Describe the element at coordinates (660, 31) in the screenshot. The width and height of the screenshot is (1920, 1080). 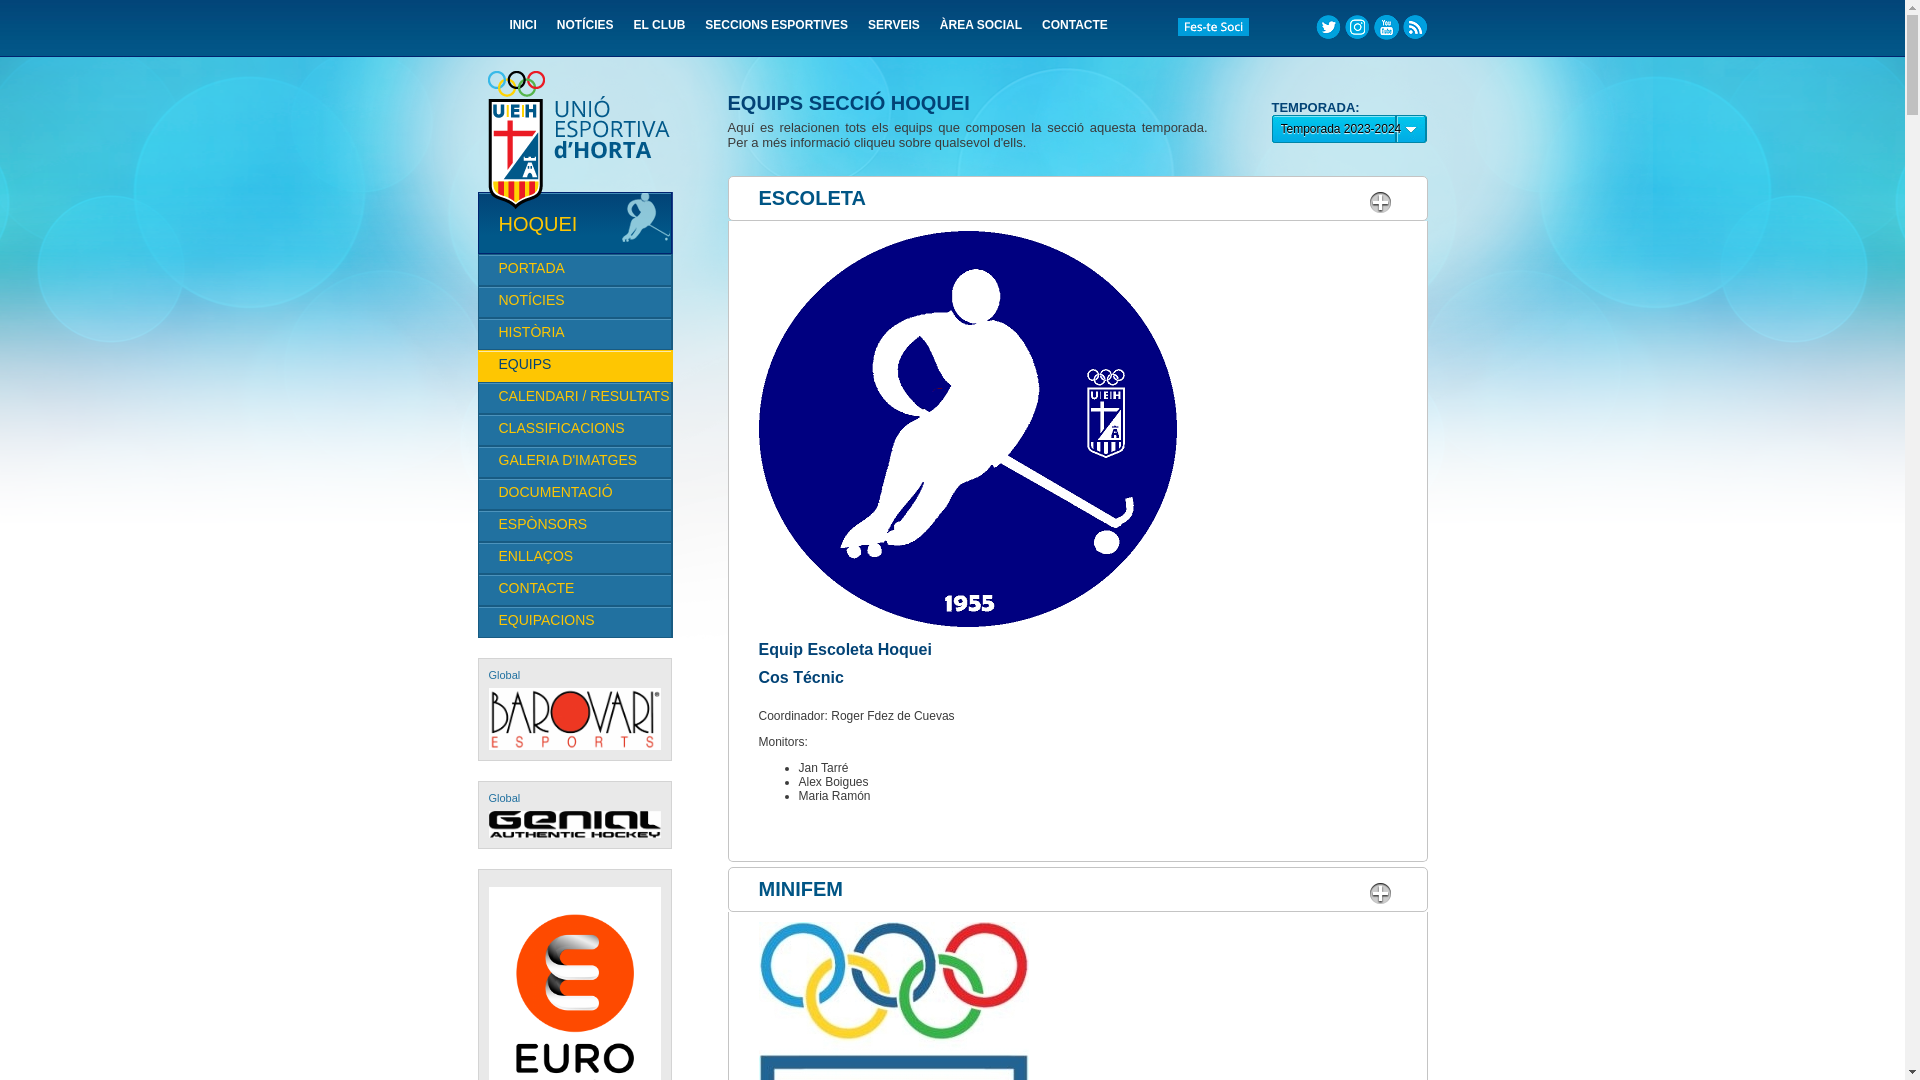
I see `'EL CLUB'` at that location.